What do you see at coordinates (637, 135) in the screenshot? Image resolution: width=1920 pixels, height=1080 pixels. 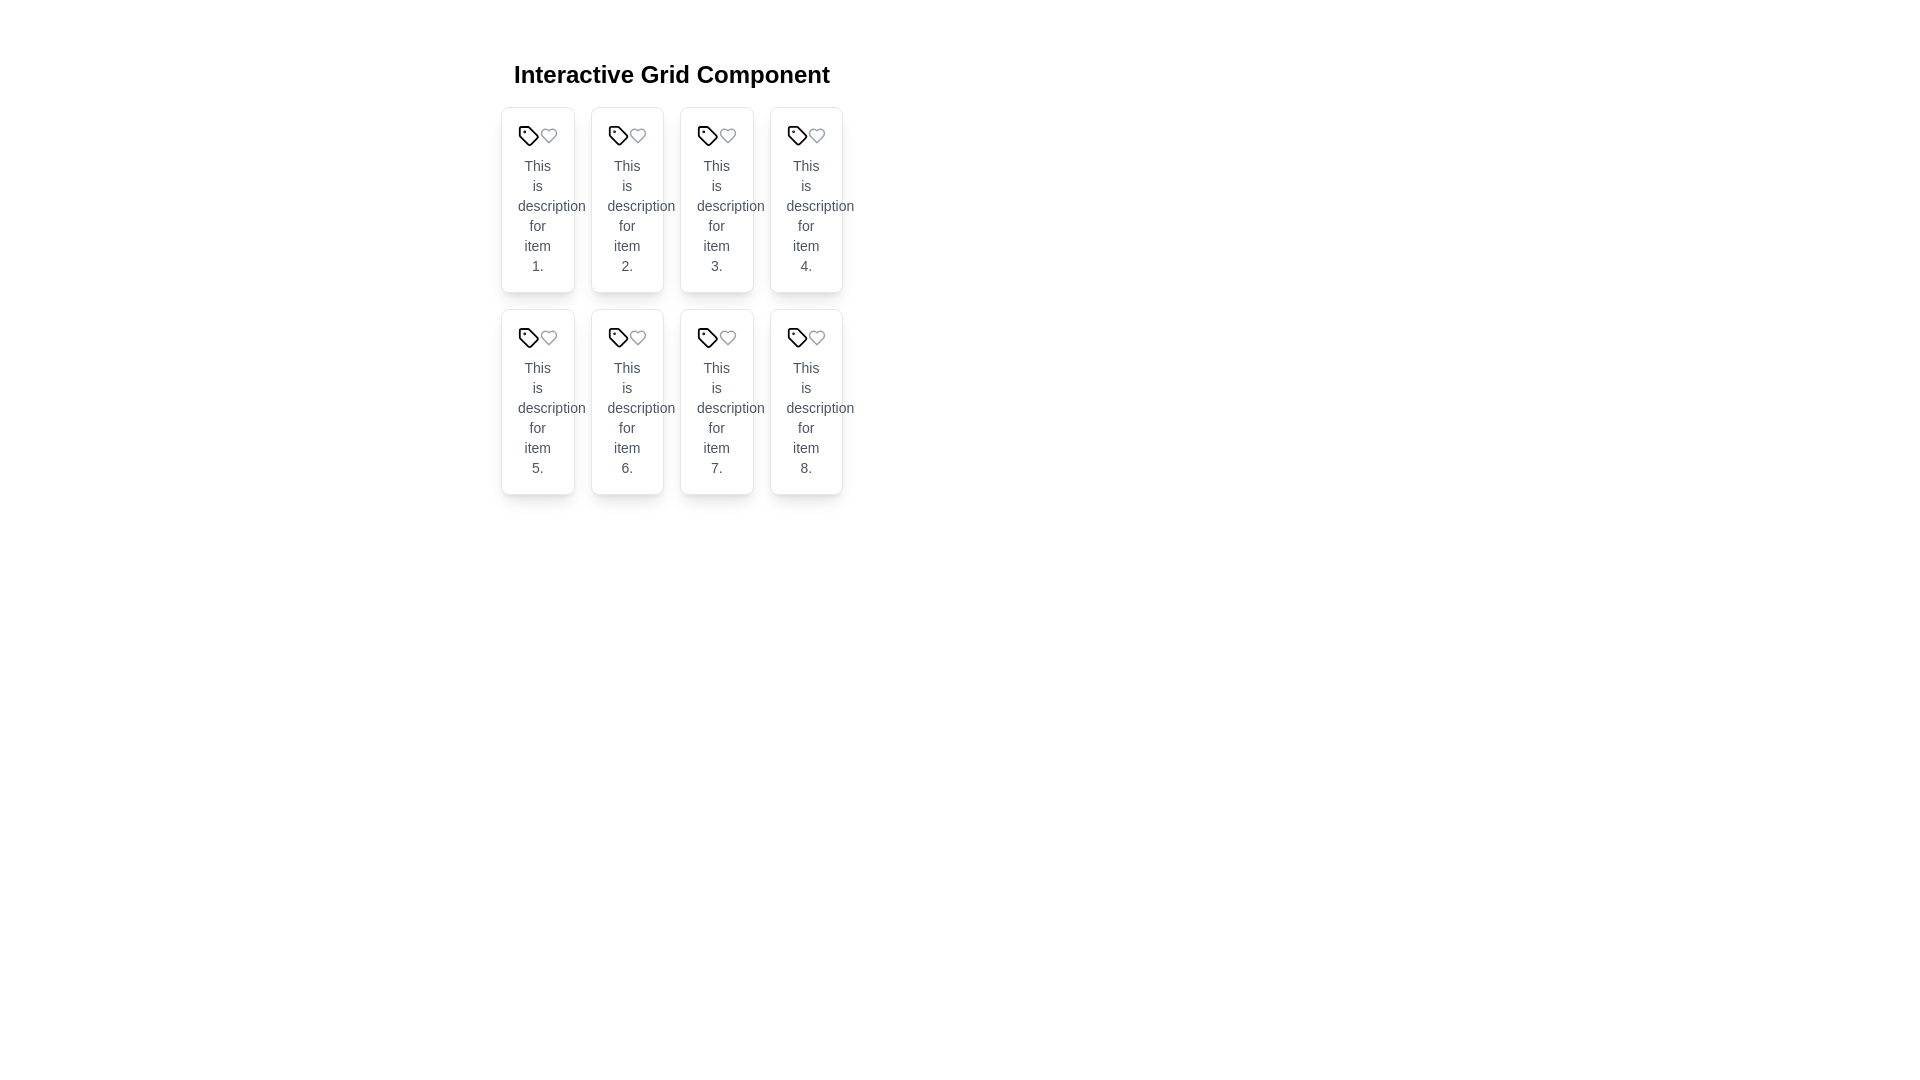 I see `the heart icon button, which is light gray and positioned in the card layout next to the tag icon for 'Tile 2'` at bounding box center [637, 135].